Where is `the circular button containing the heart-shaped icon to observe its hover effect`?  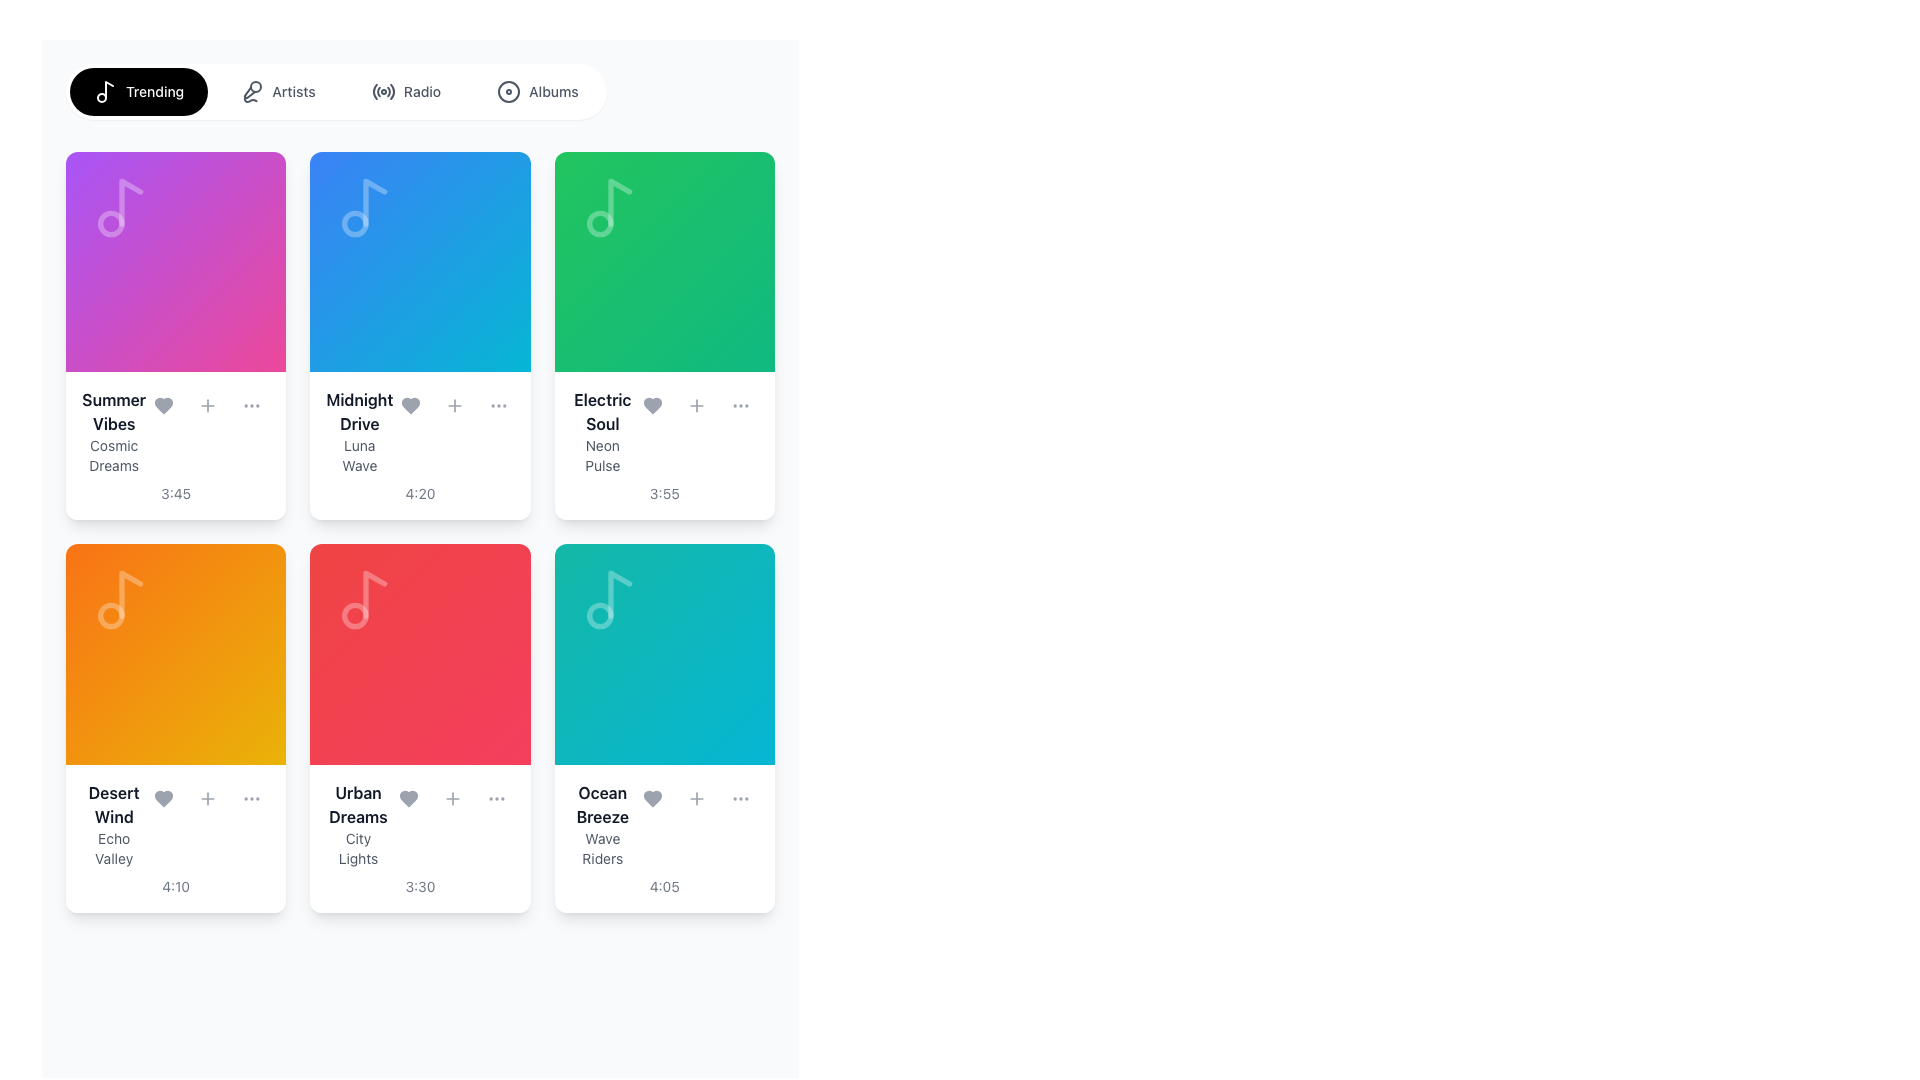
the circular button containing the heart-shaped icon to observe its hover effect is located at coordinates (407, 797).